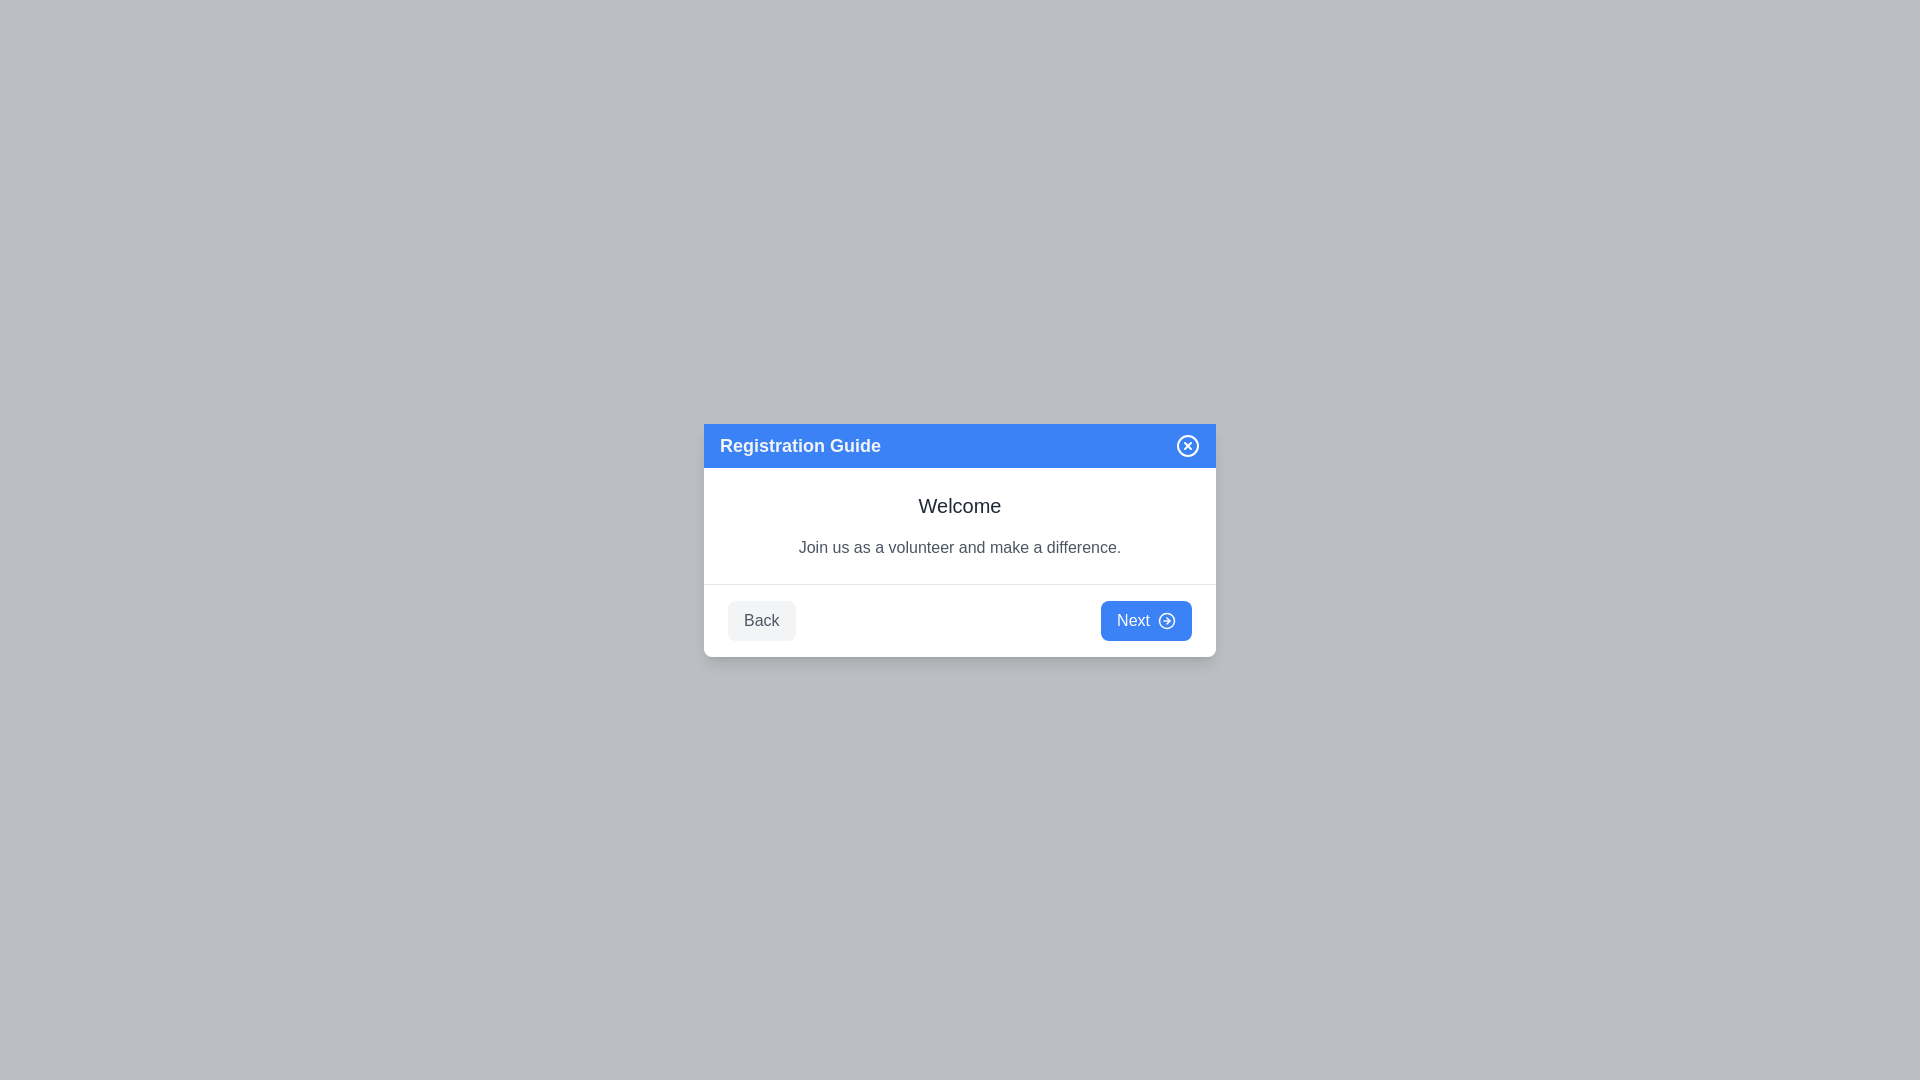  What do you see at coordinates (1166, 620) in the screenshot?
I see `the decorative or directional icon positioned to the right of the 'Next' button in the bottom-right section of the dialog box to interact with it` at bounding box center [1166, 620].